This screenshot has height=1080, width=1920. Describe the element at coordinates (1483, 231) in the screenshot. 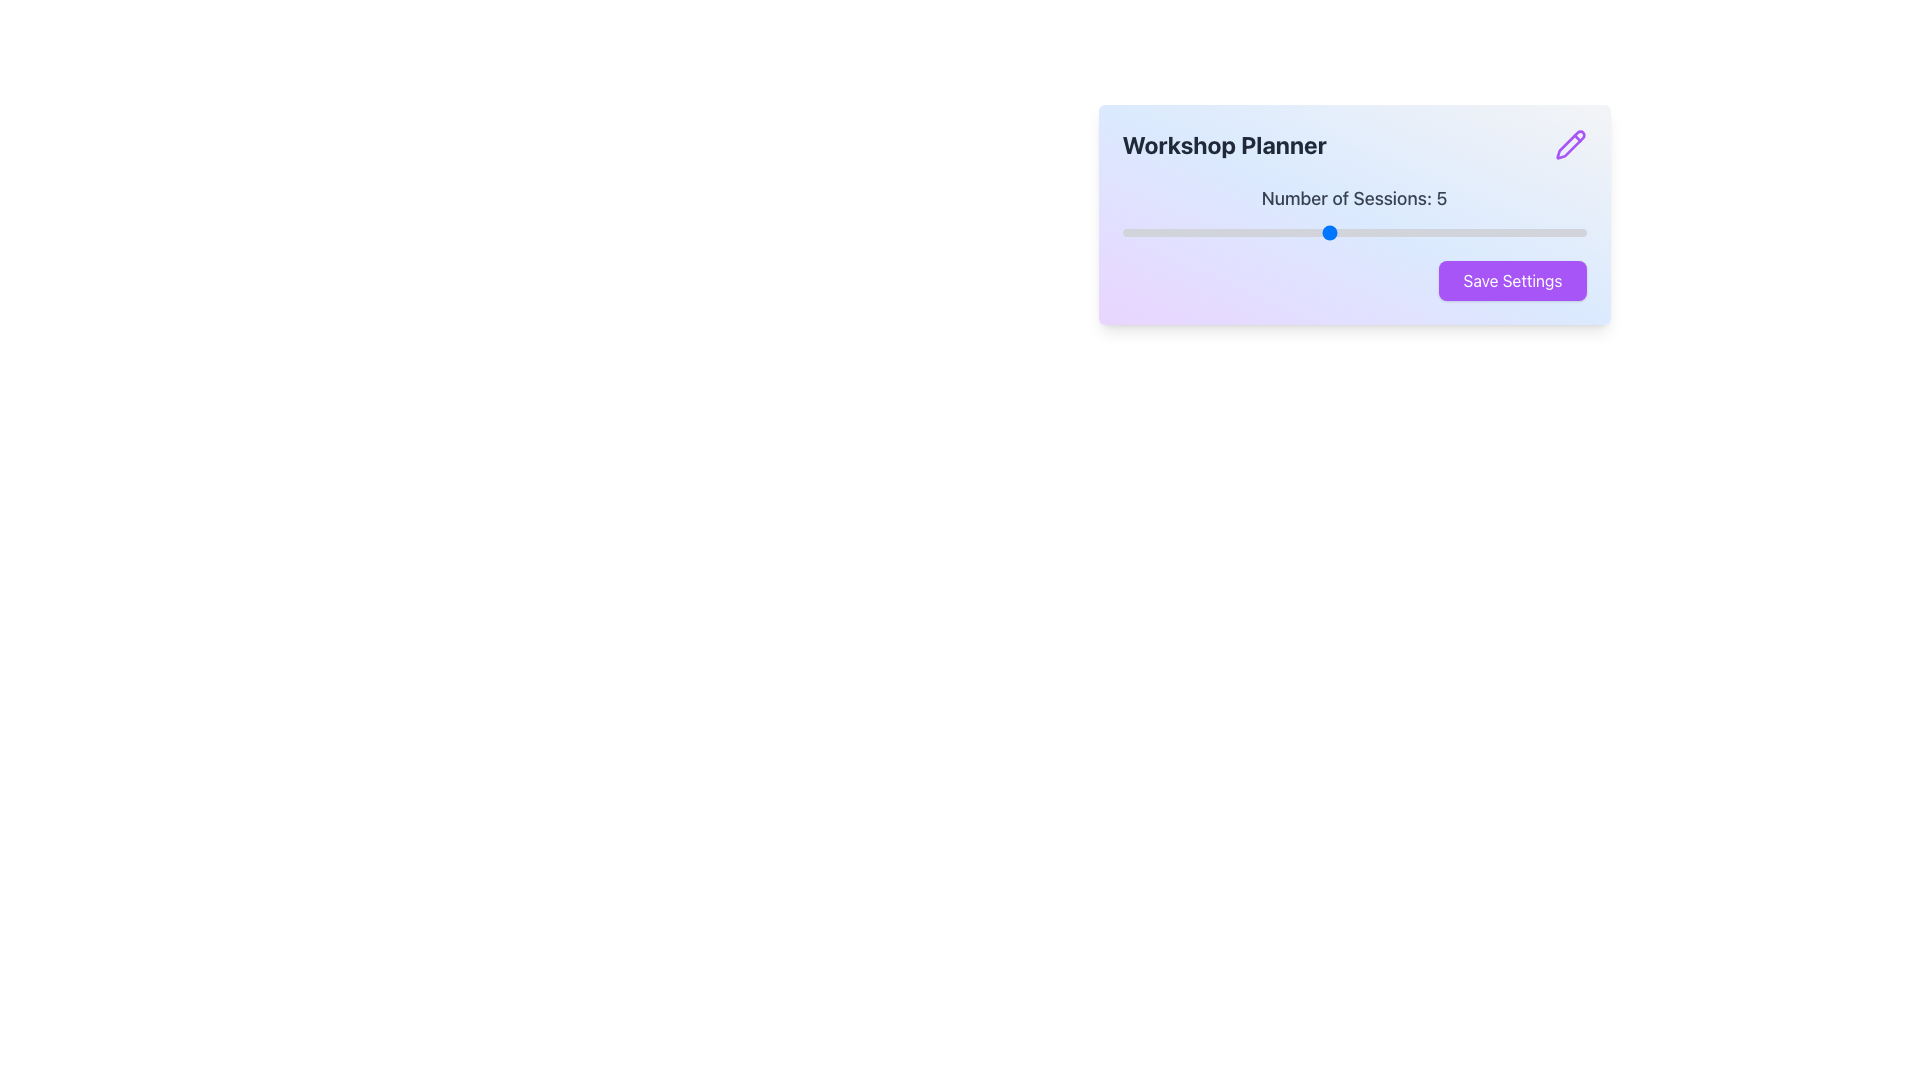

I see `the slider` at that location.